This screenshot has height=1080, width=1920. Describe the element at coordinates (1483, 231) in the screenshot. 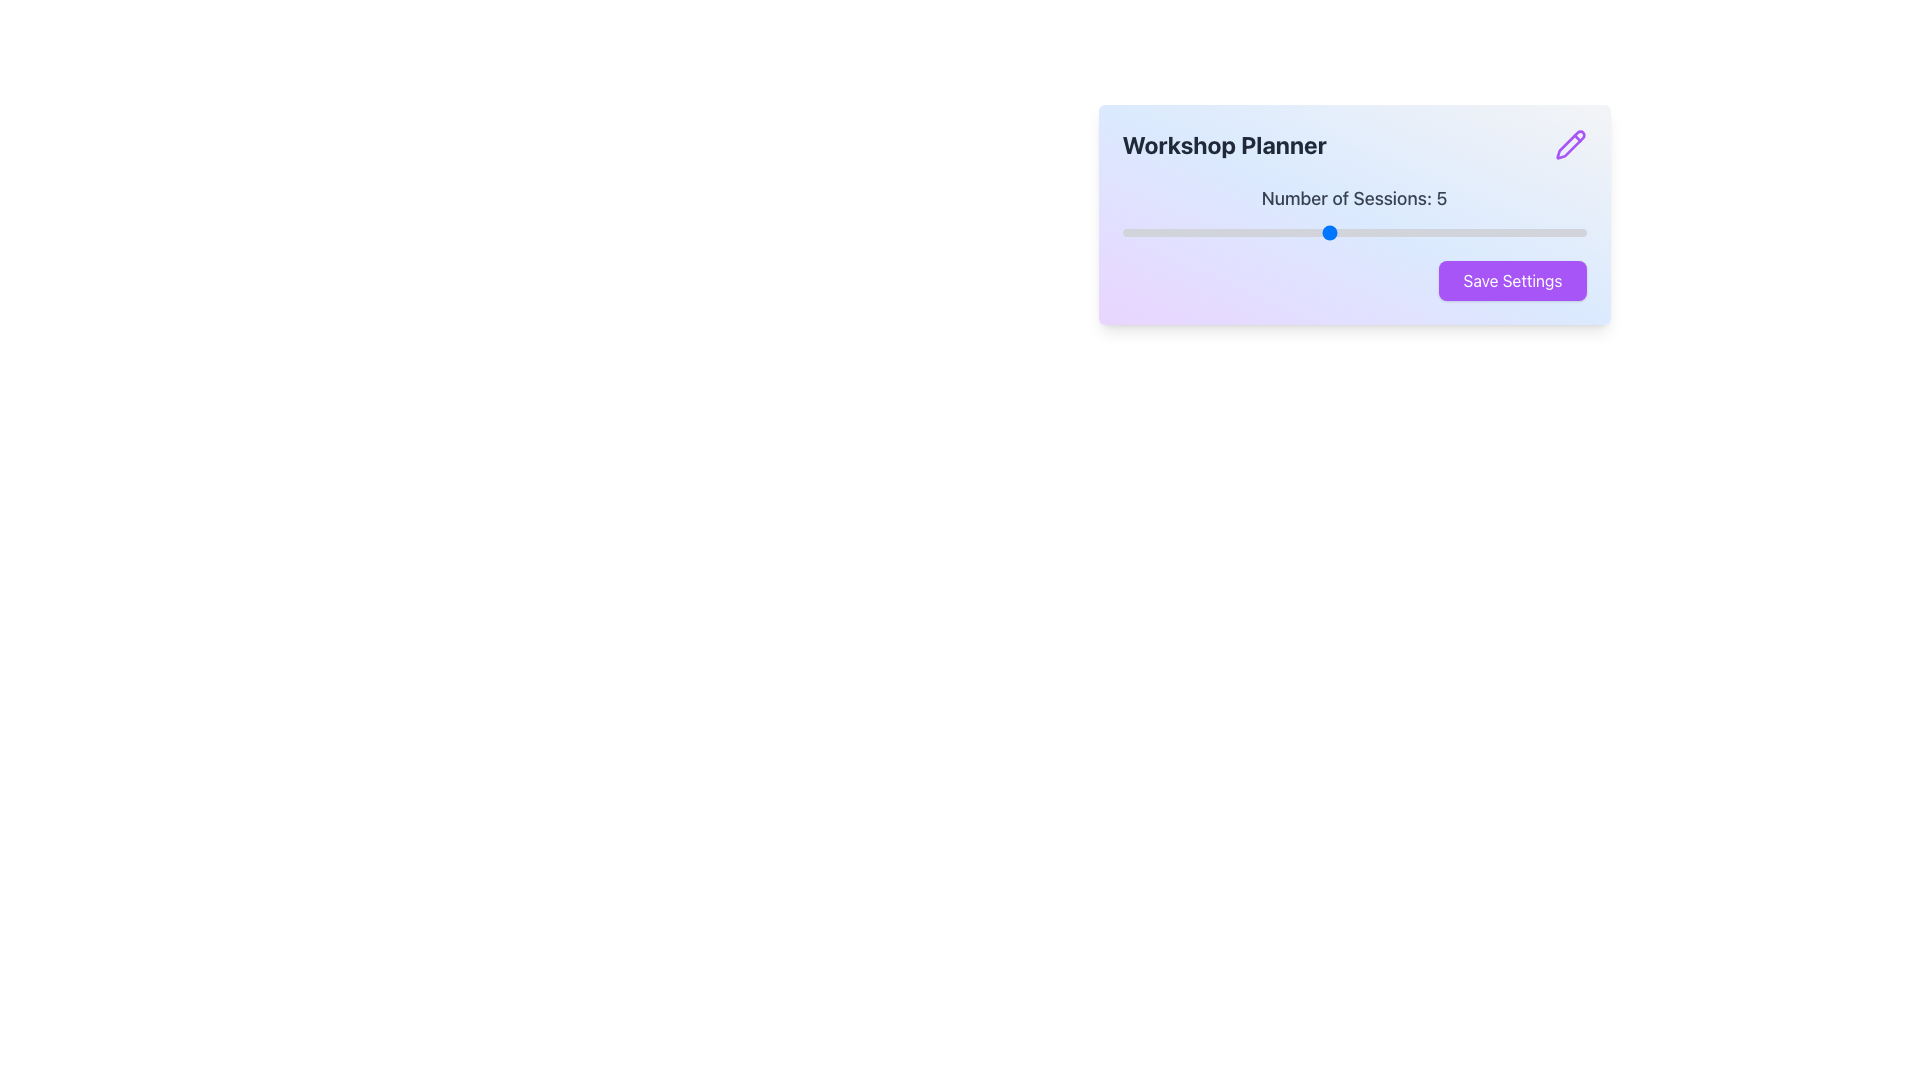

I see `the slider` at that location.